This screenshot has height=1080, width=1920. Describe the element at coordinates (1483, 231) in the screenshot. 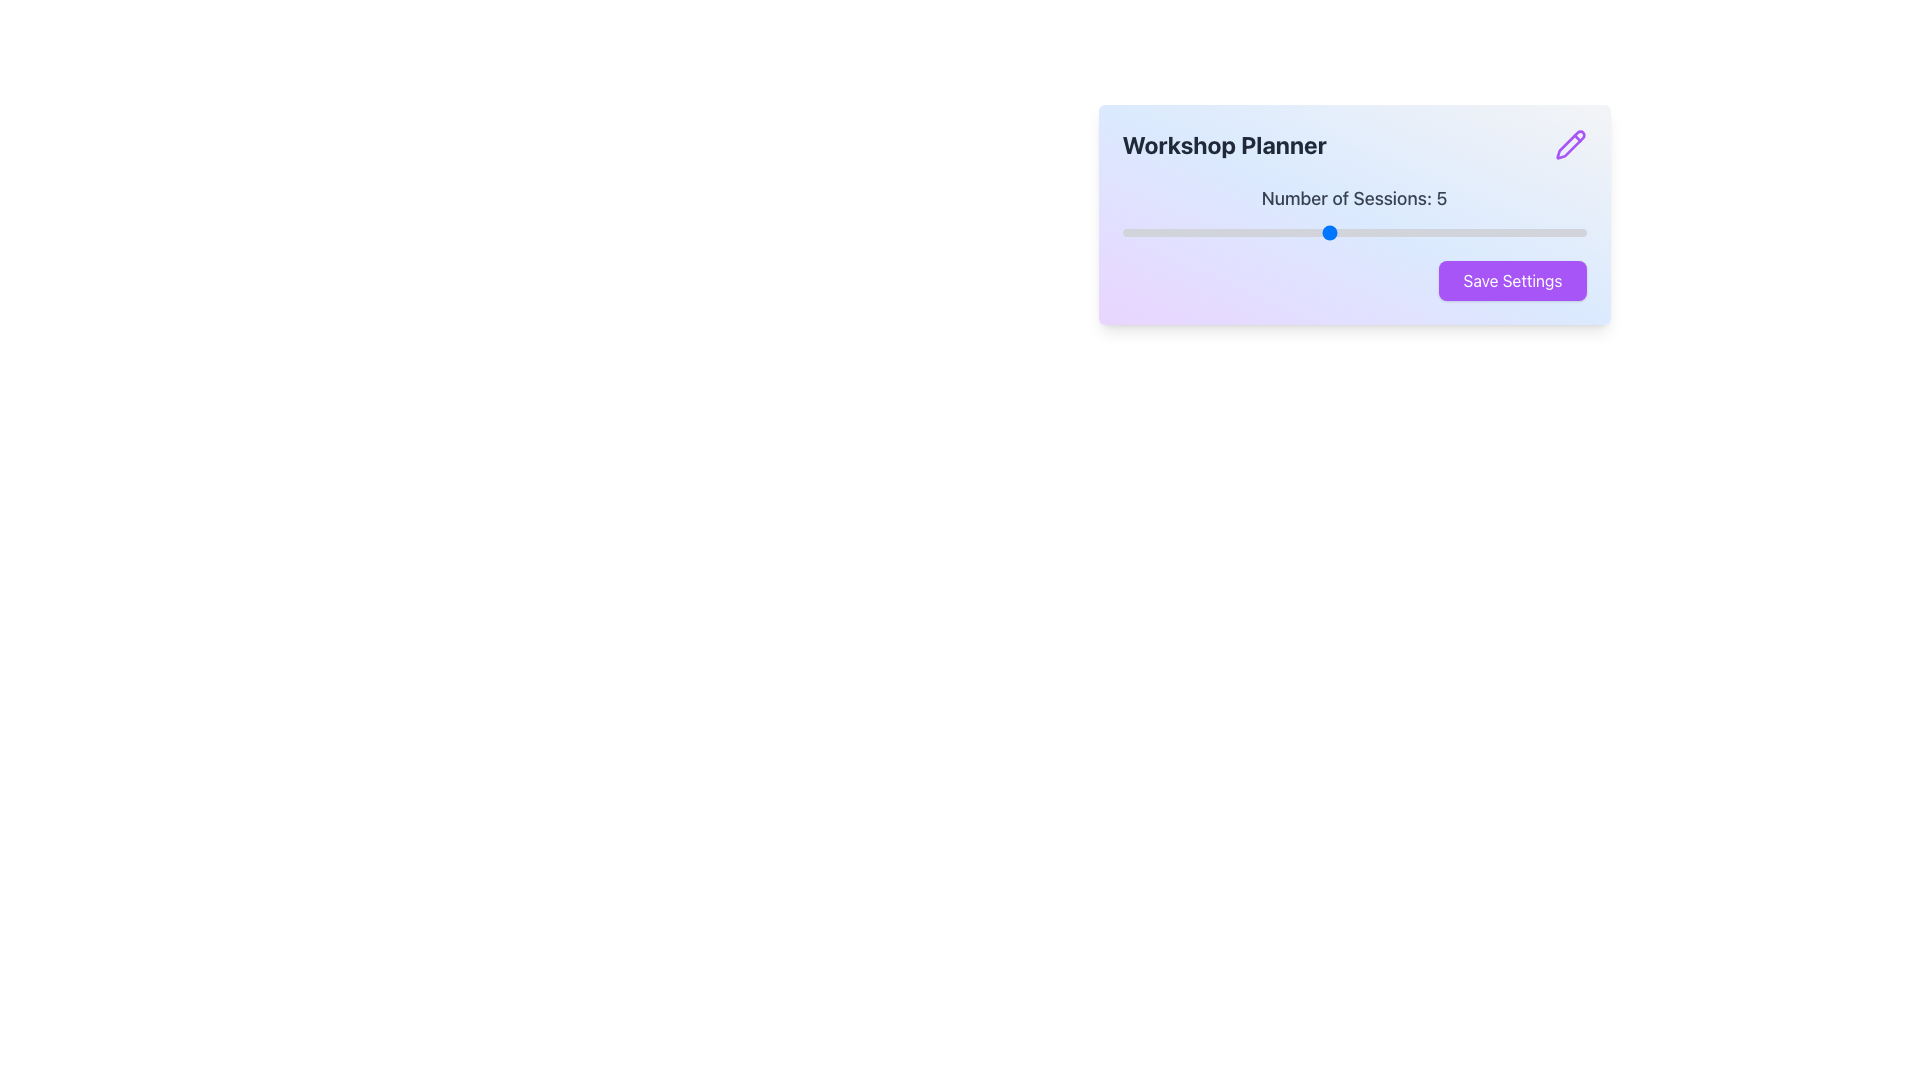

I see `the slider` at that location.